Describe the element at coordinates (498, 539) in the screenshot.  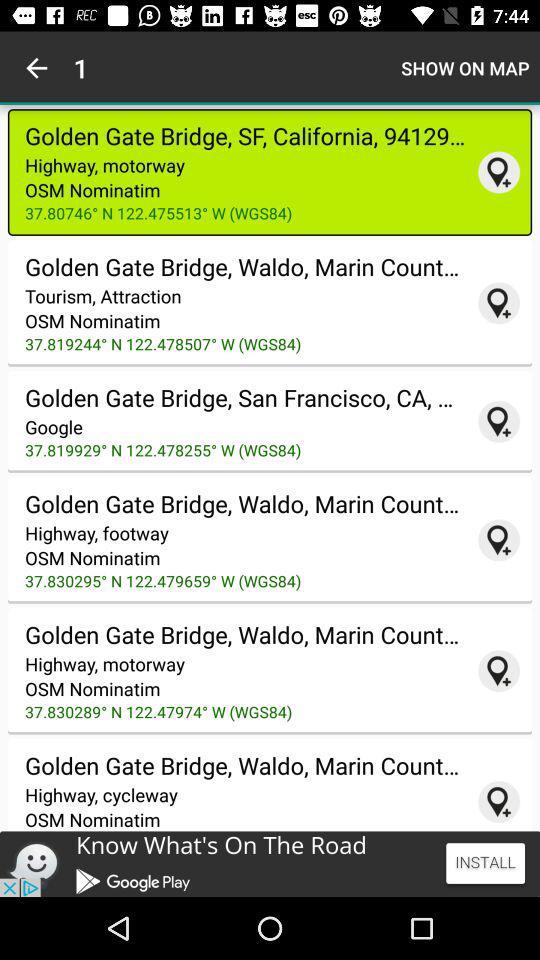
I see `coordinates` at that location.